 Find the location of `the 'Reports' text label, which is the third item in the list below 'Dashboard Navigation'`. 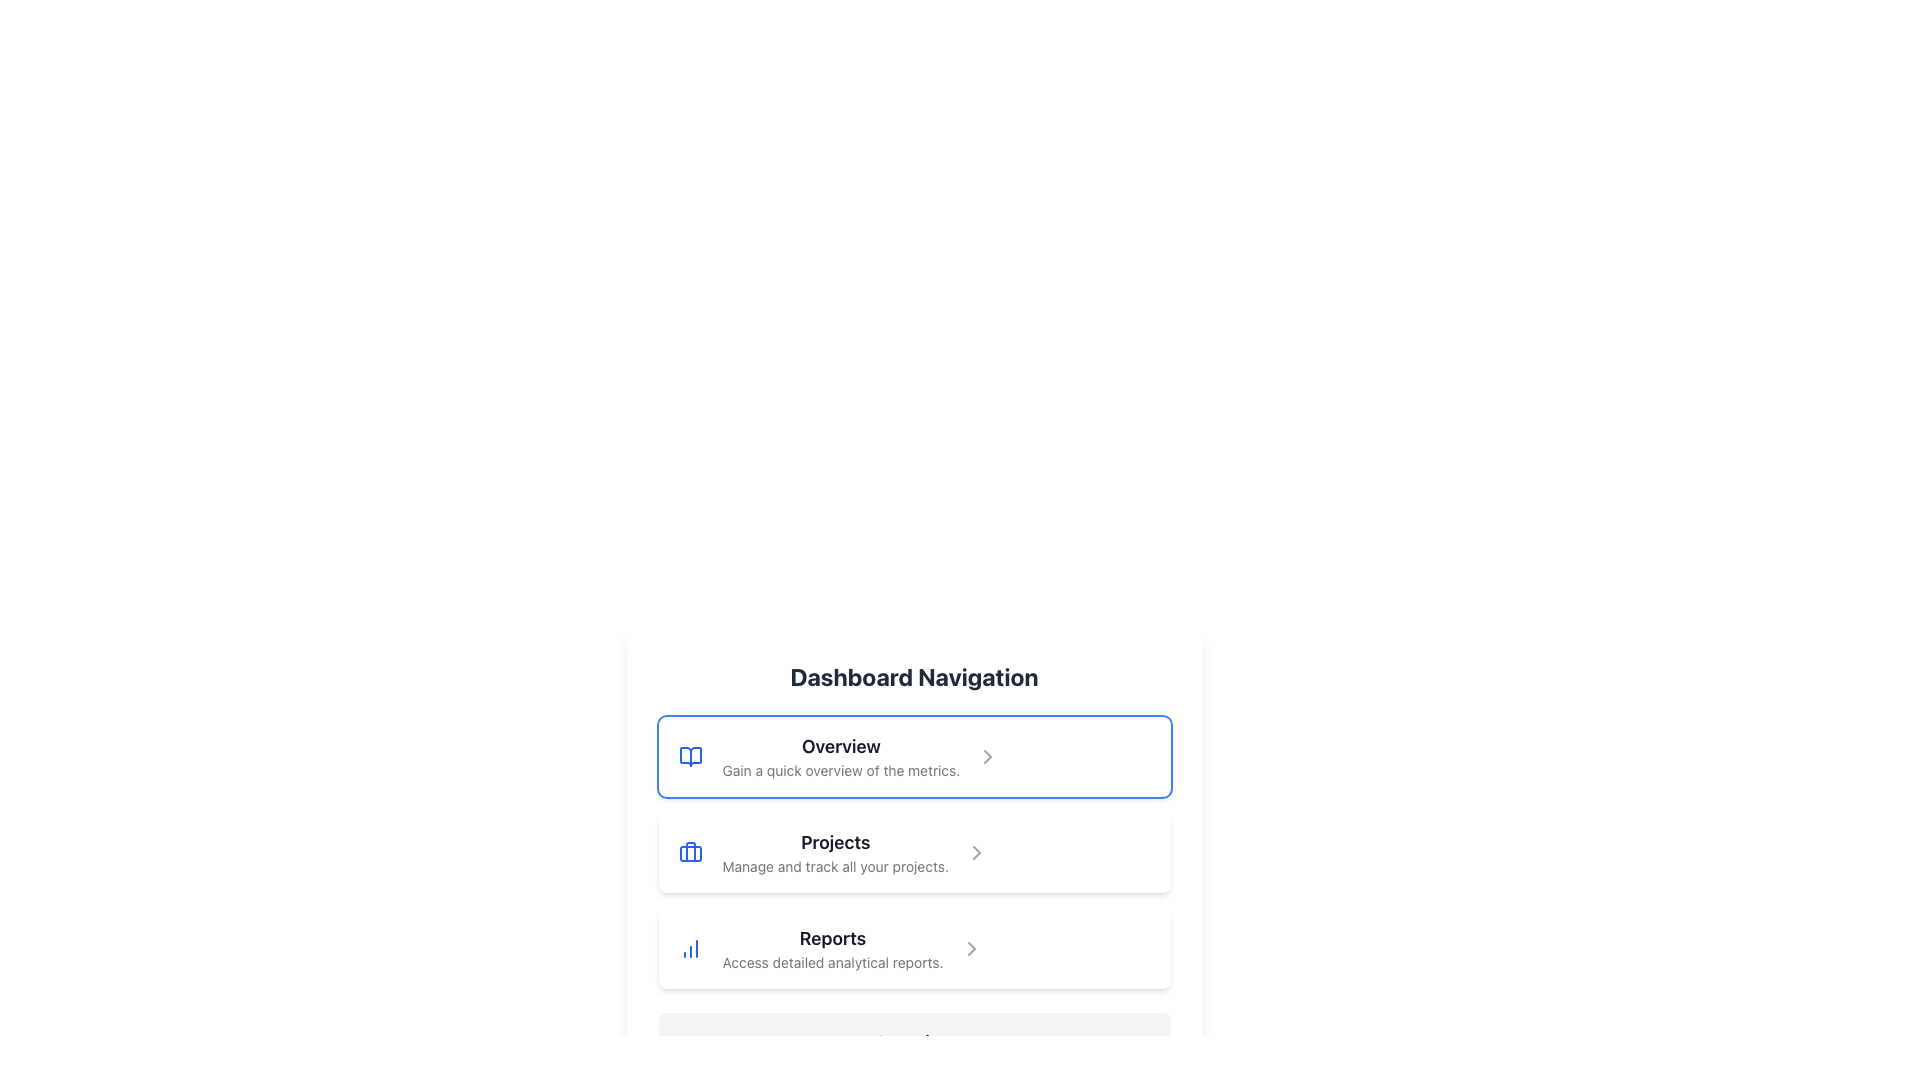

the 'Reports' text label, which is the third item in the list below 'Dashboard Navigation' is located at coordinates (833, 947).